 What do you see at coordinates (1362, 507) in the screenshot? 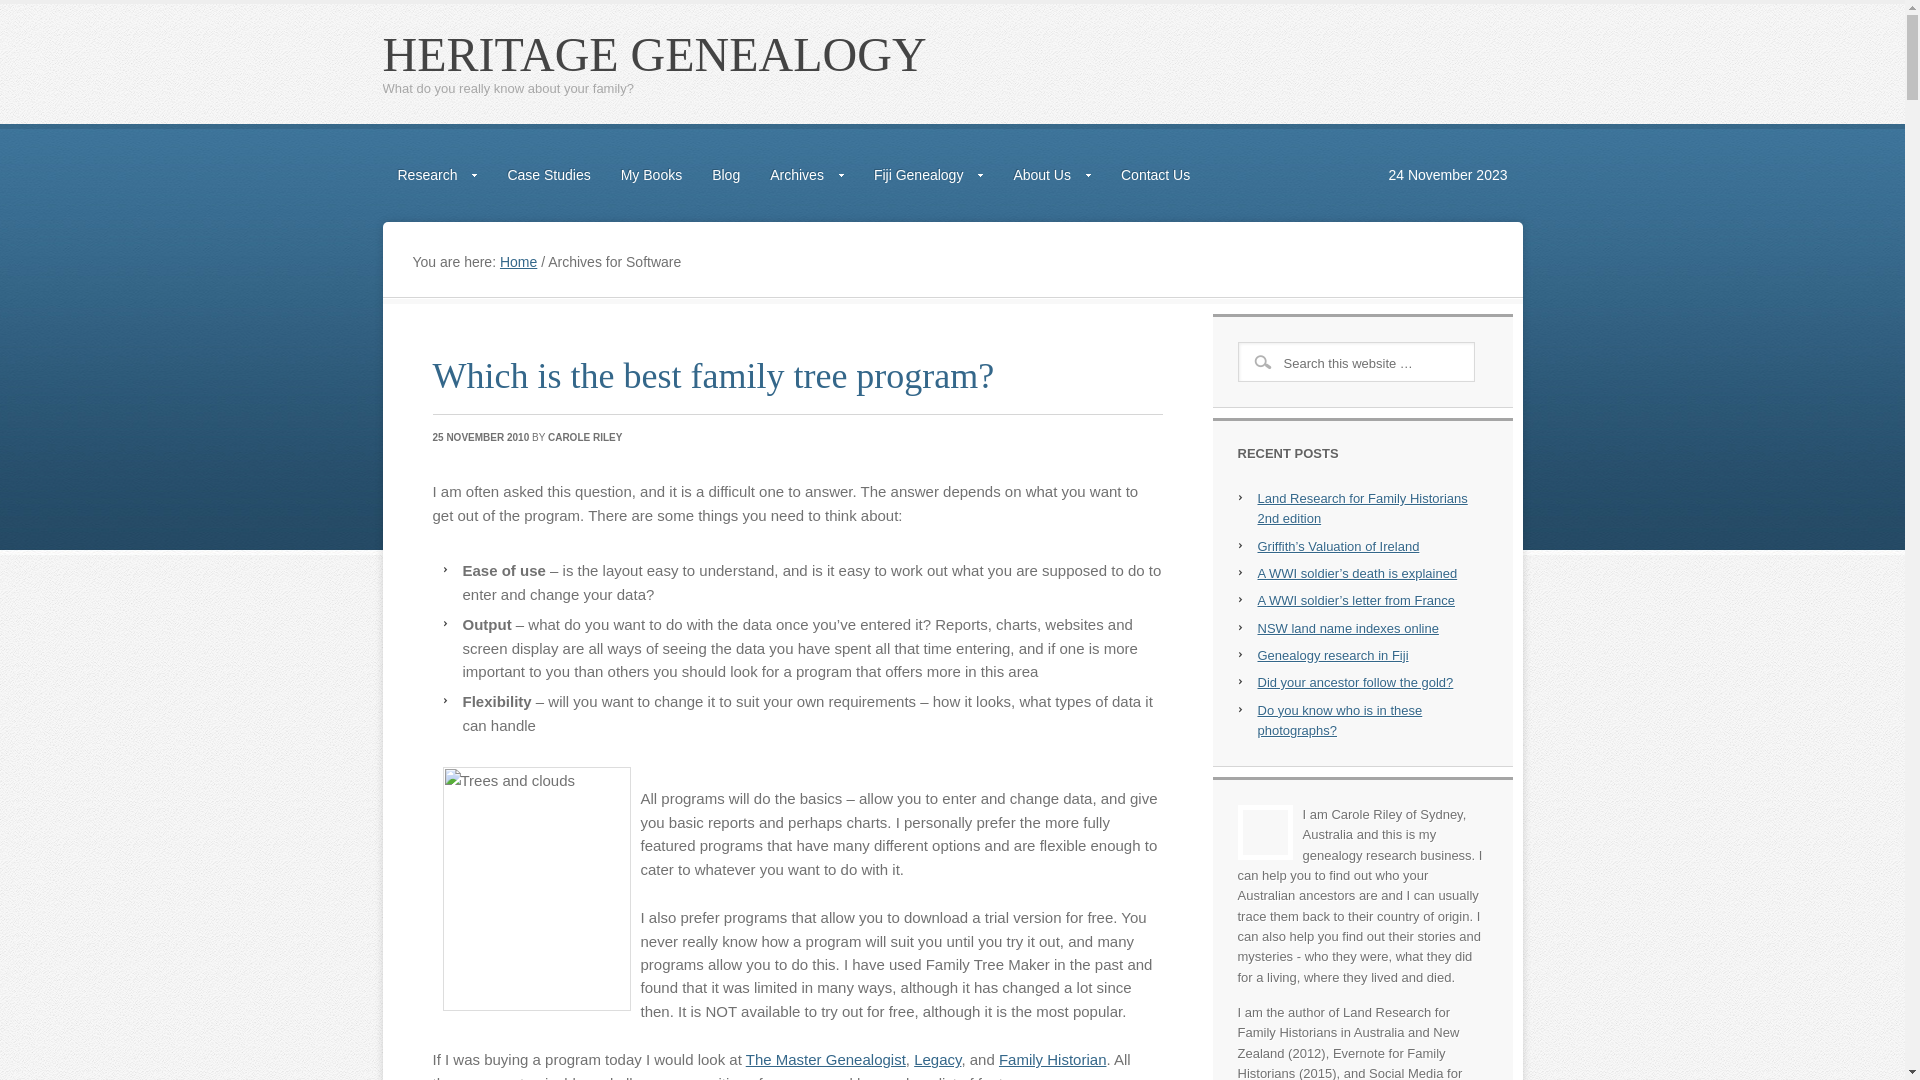
I see `'Land Research for Family Historians 2nd edition'` at bounding box center [1362, 507].